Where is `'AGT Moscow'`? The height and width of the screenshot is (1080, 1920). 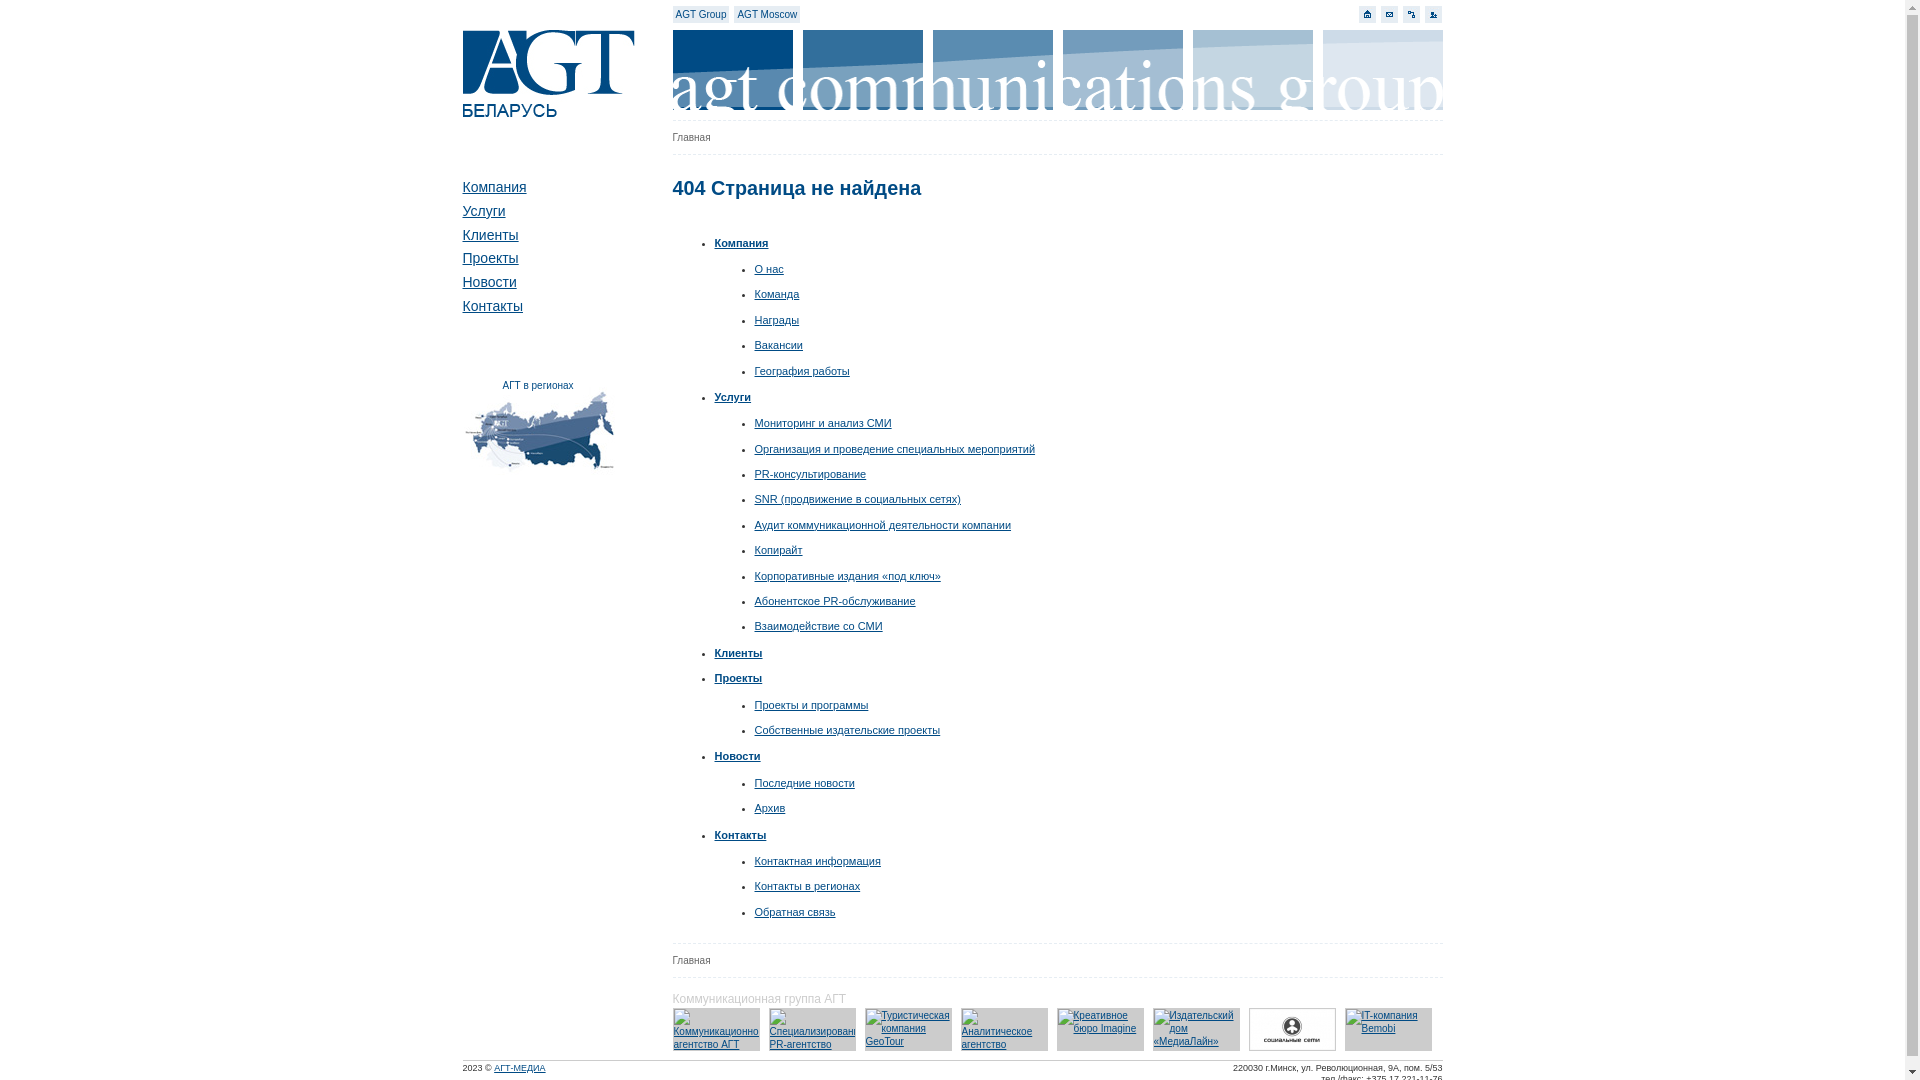
'AGT Moscow' is located at coordinates (766, 14).